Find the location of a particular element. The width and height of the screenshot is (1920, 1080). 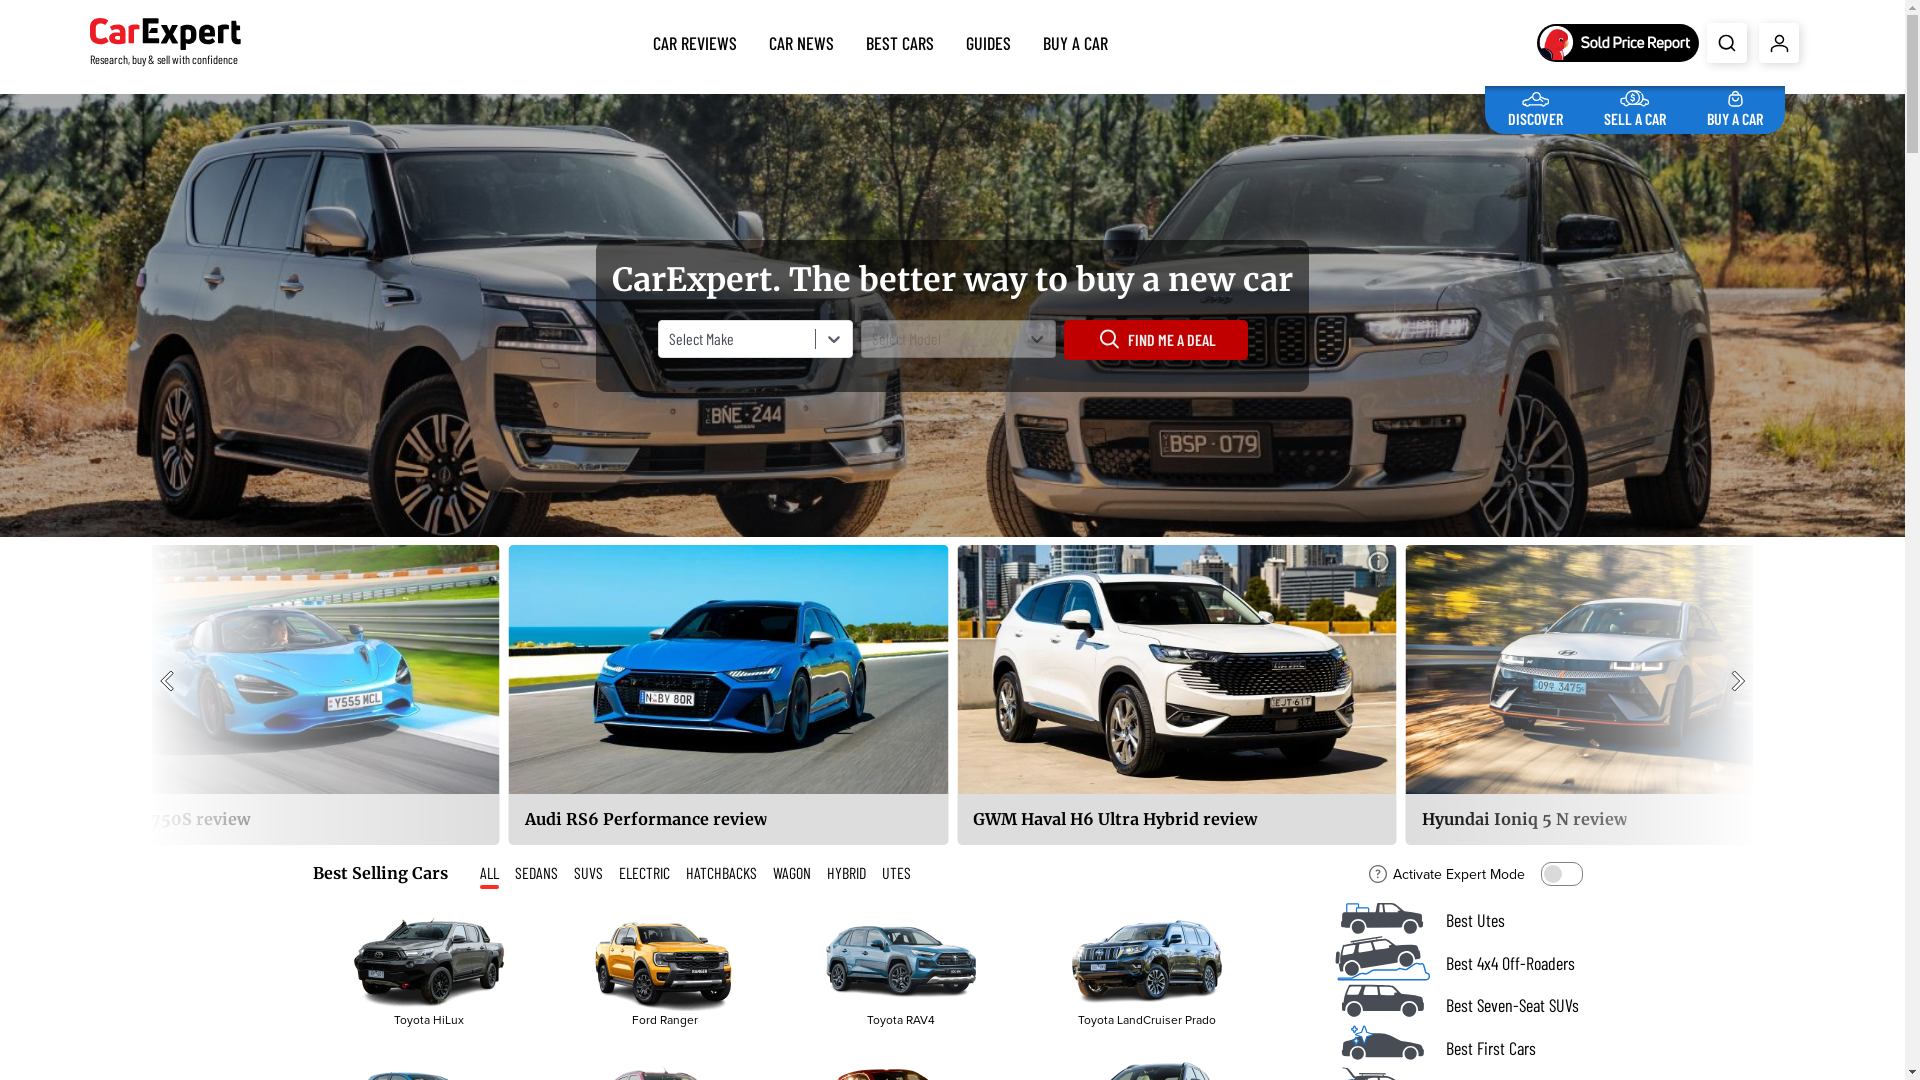

'Toyota LandCruiser Prado' is located at coordinates (1146, 970).